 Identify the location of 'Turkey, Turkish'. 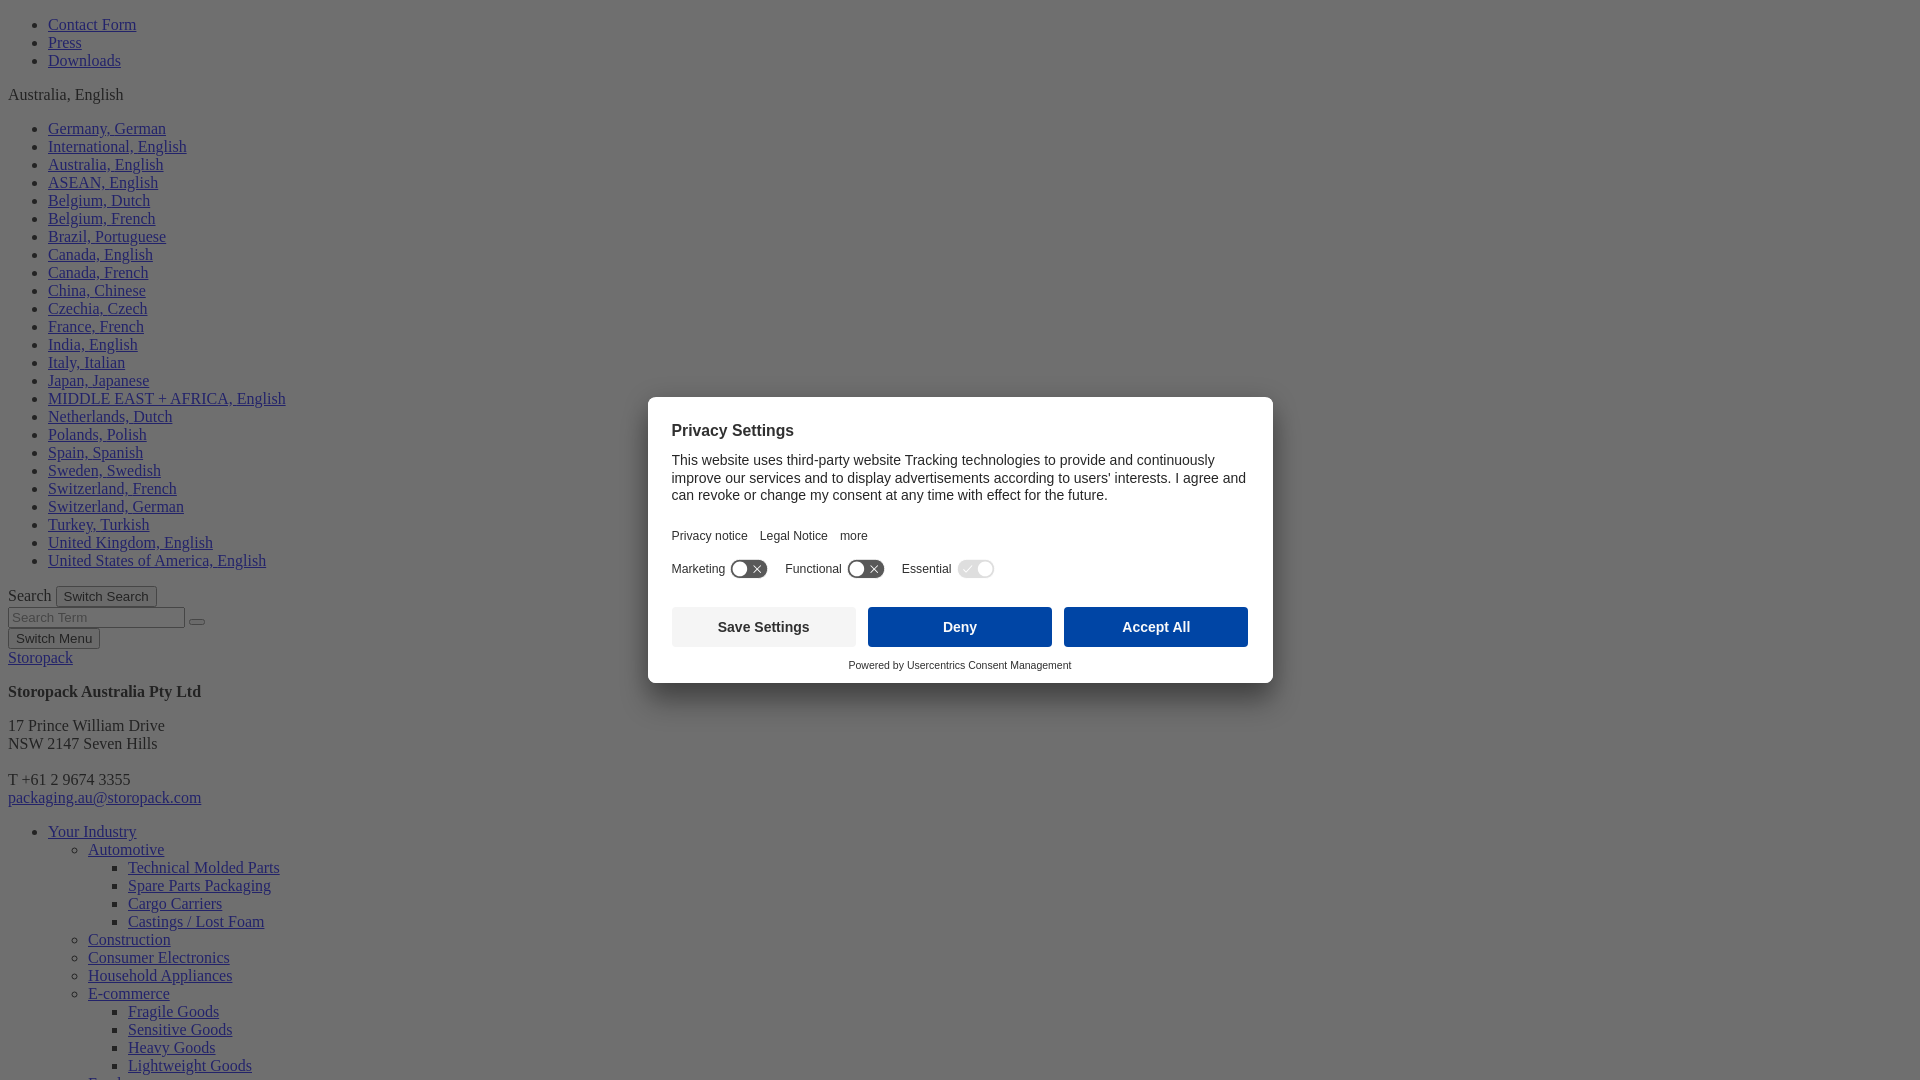
(48, 523).